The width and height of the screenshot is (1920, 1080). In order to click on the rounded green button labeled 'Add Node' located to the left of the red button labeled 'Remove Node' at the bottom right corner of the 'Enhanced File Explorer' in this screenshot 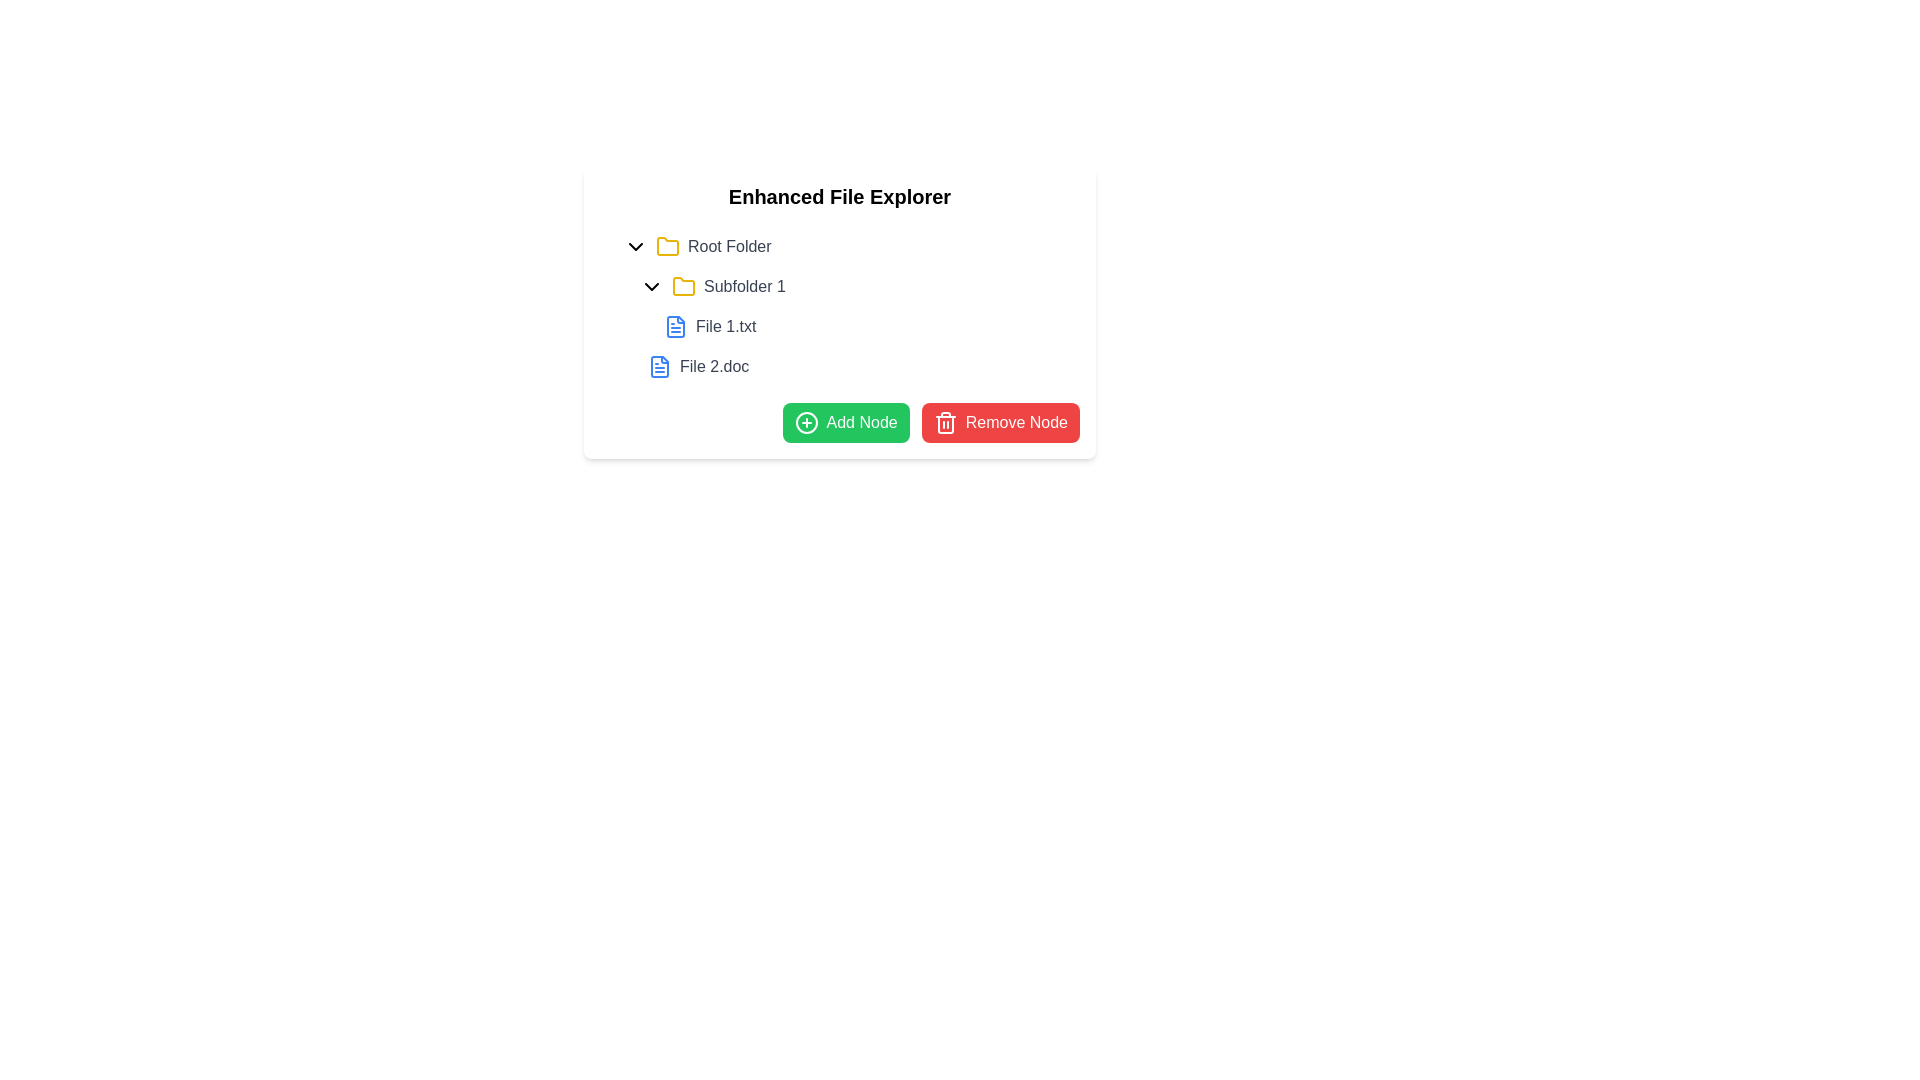, I will do `click(840, 422)`.